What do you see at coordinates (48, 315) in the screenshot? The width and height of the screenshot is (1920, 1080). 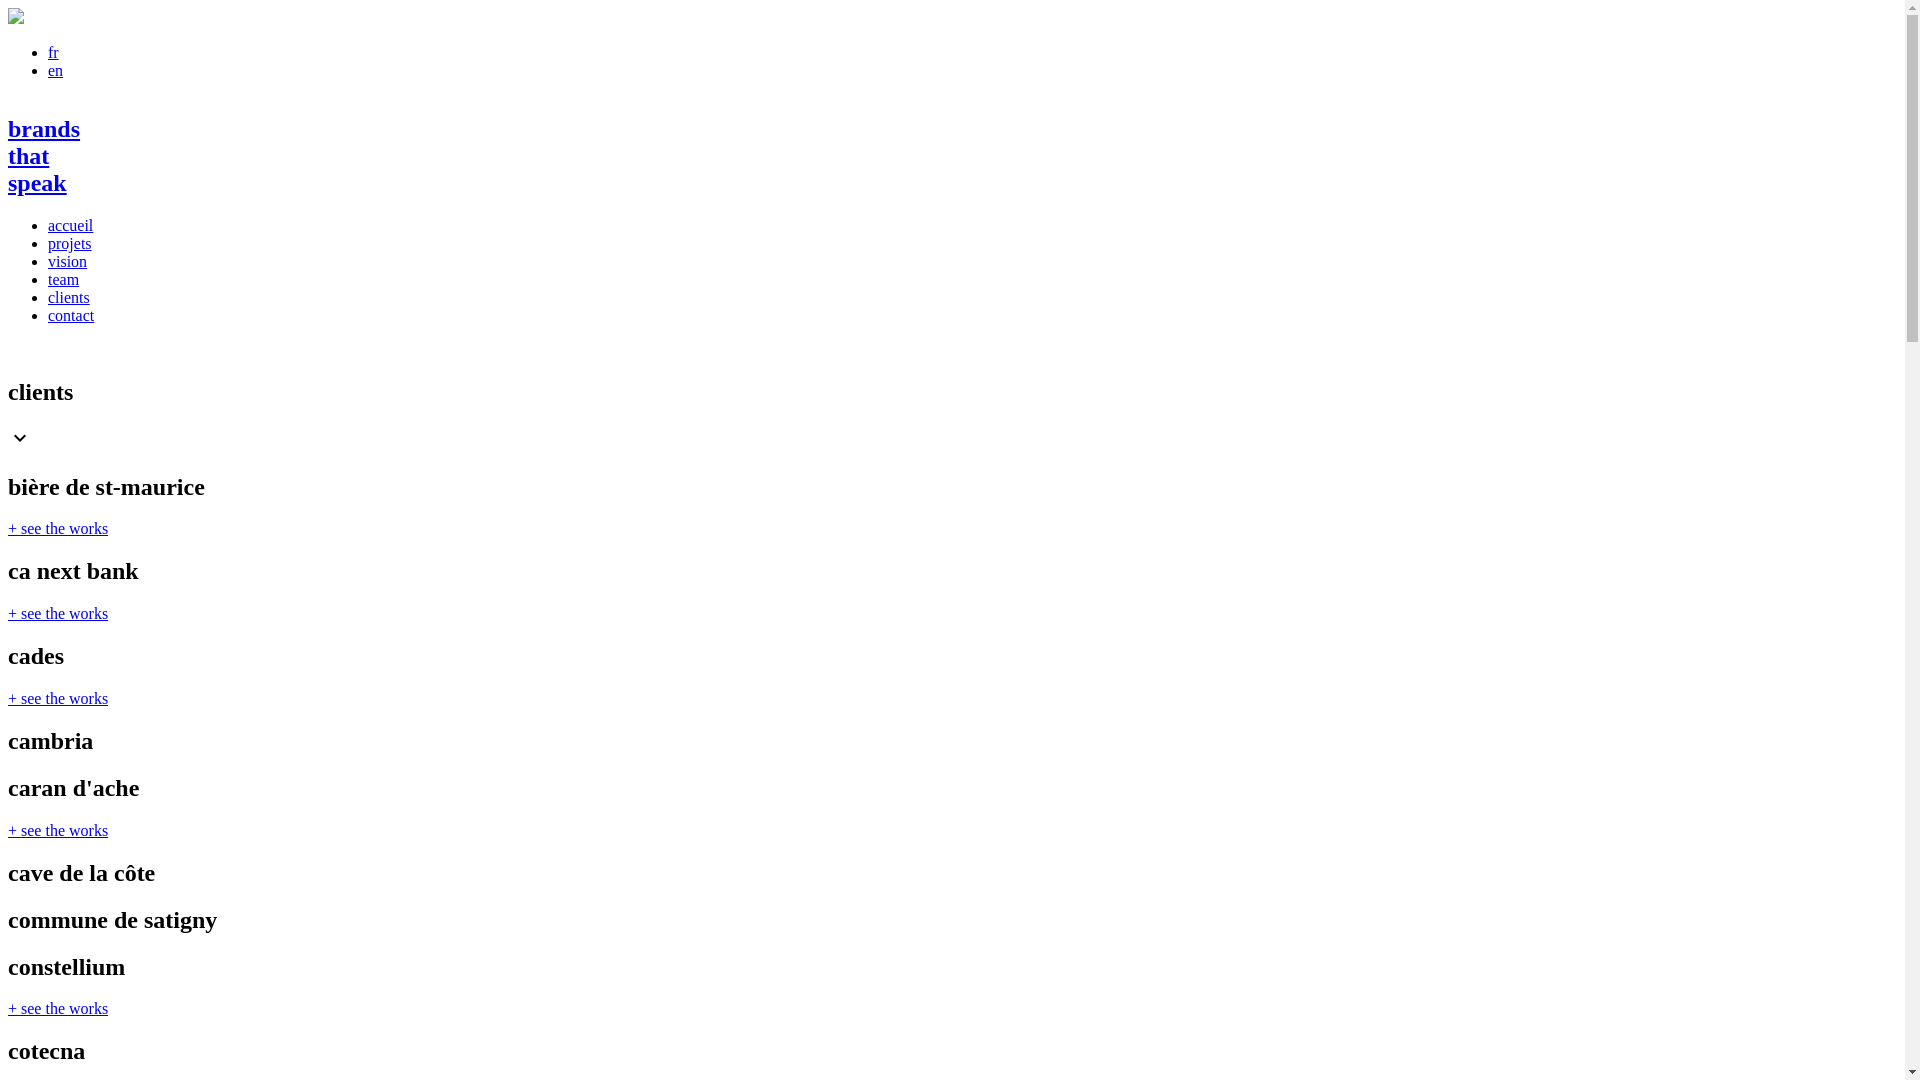 I see `'contact'` at bounding box center [48, 315].